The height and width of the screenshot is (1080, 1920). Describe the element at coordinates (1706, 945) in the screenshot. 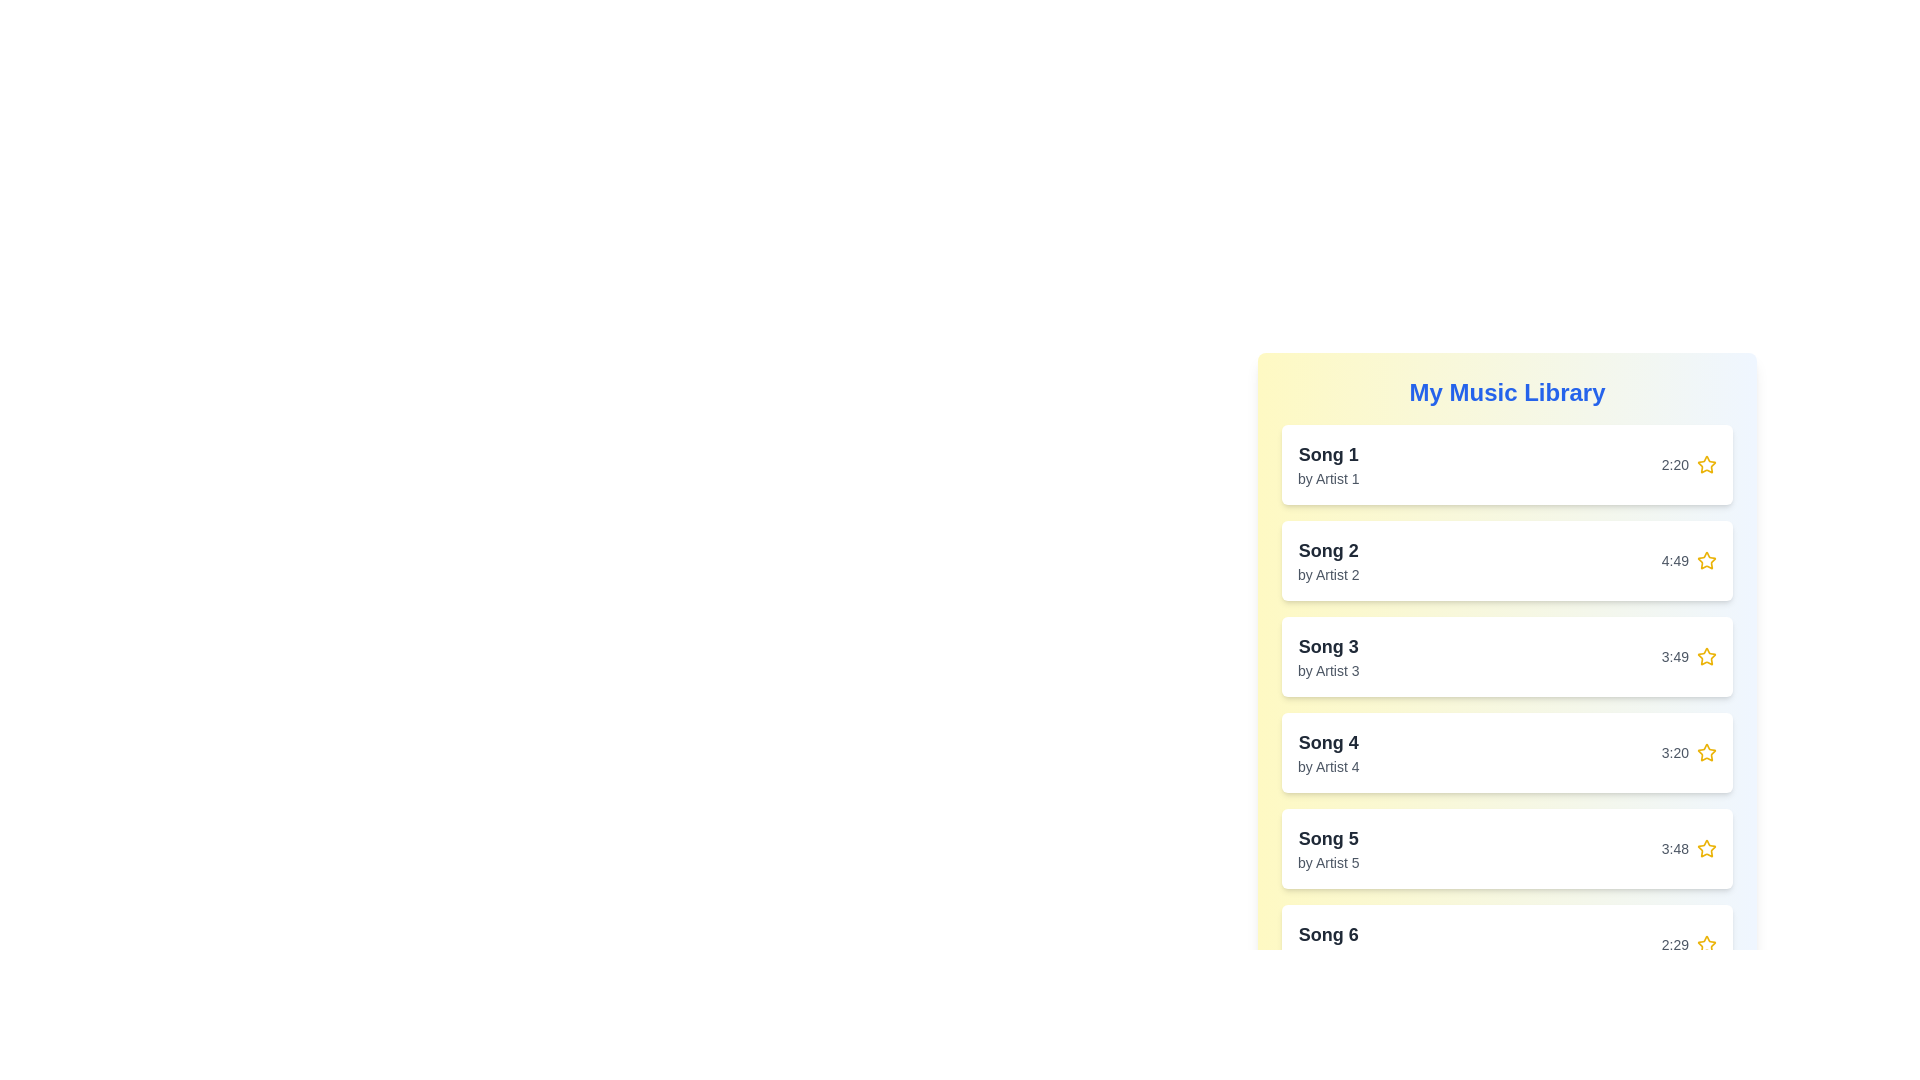

I see `the star icon, which represents a favorite marker and is located adjacent to the time text '2:29'` at that location.